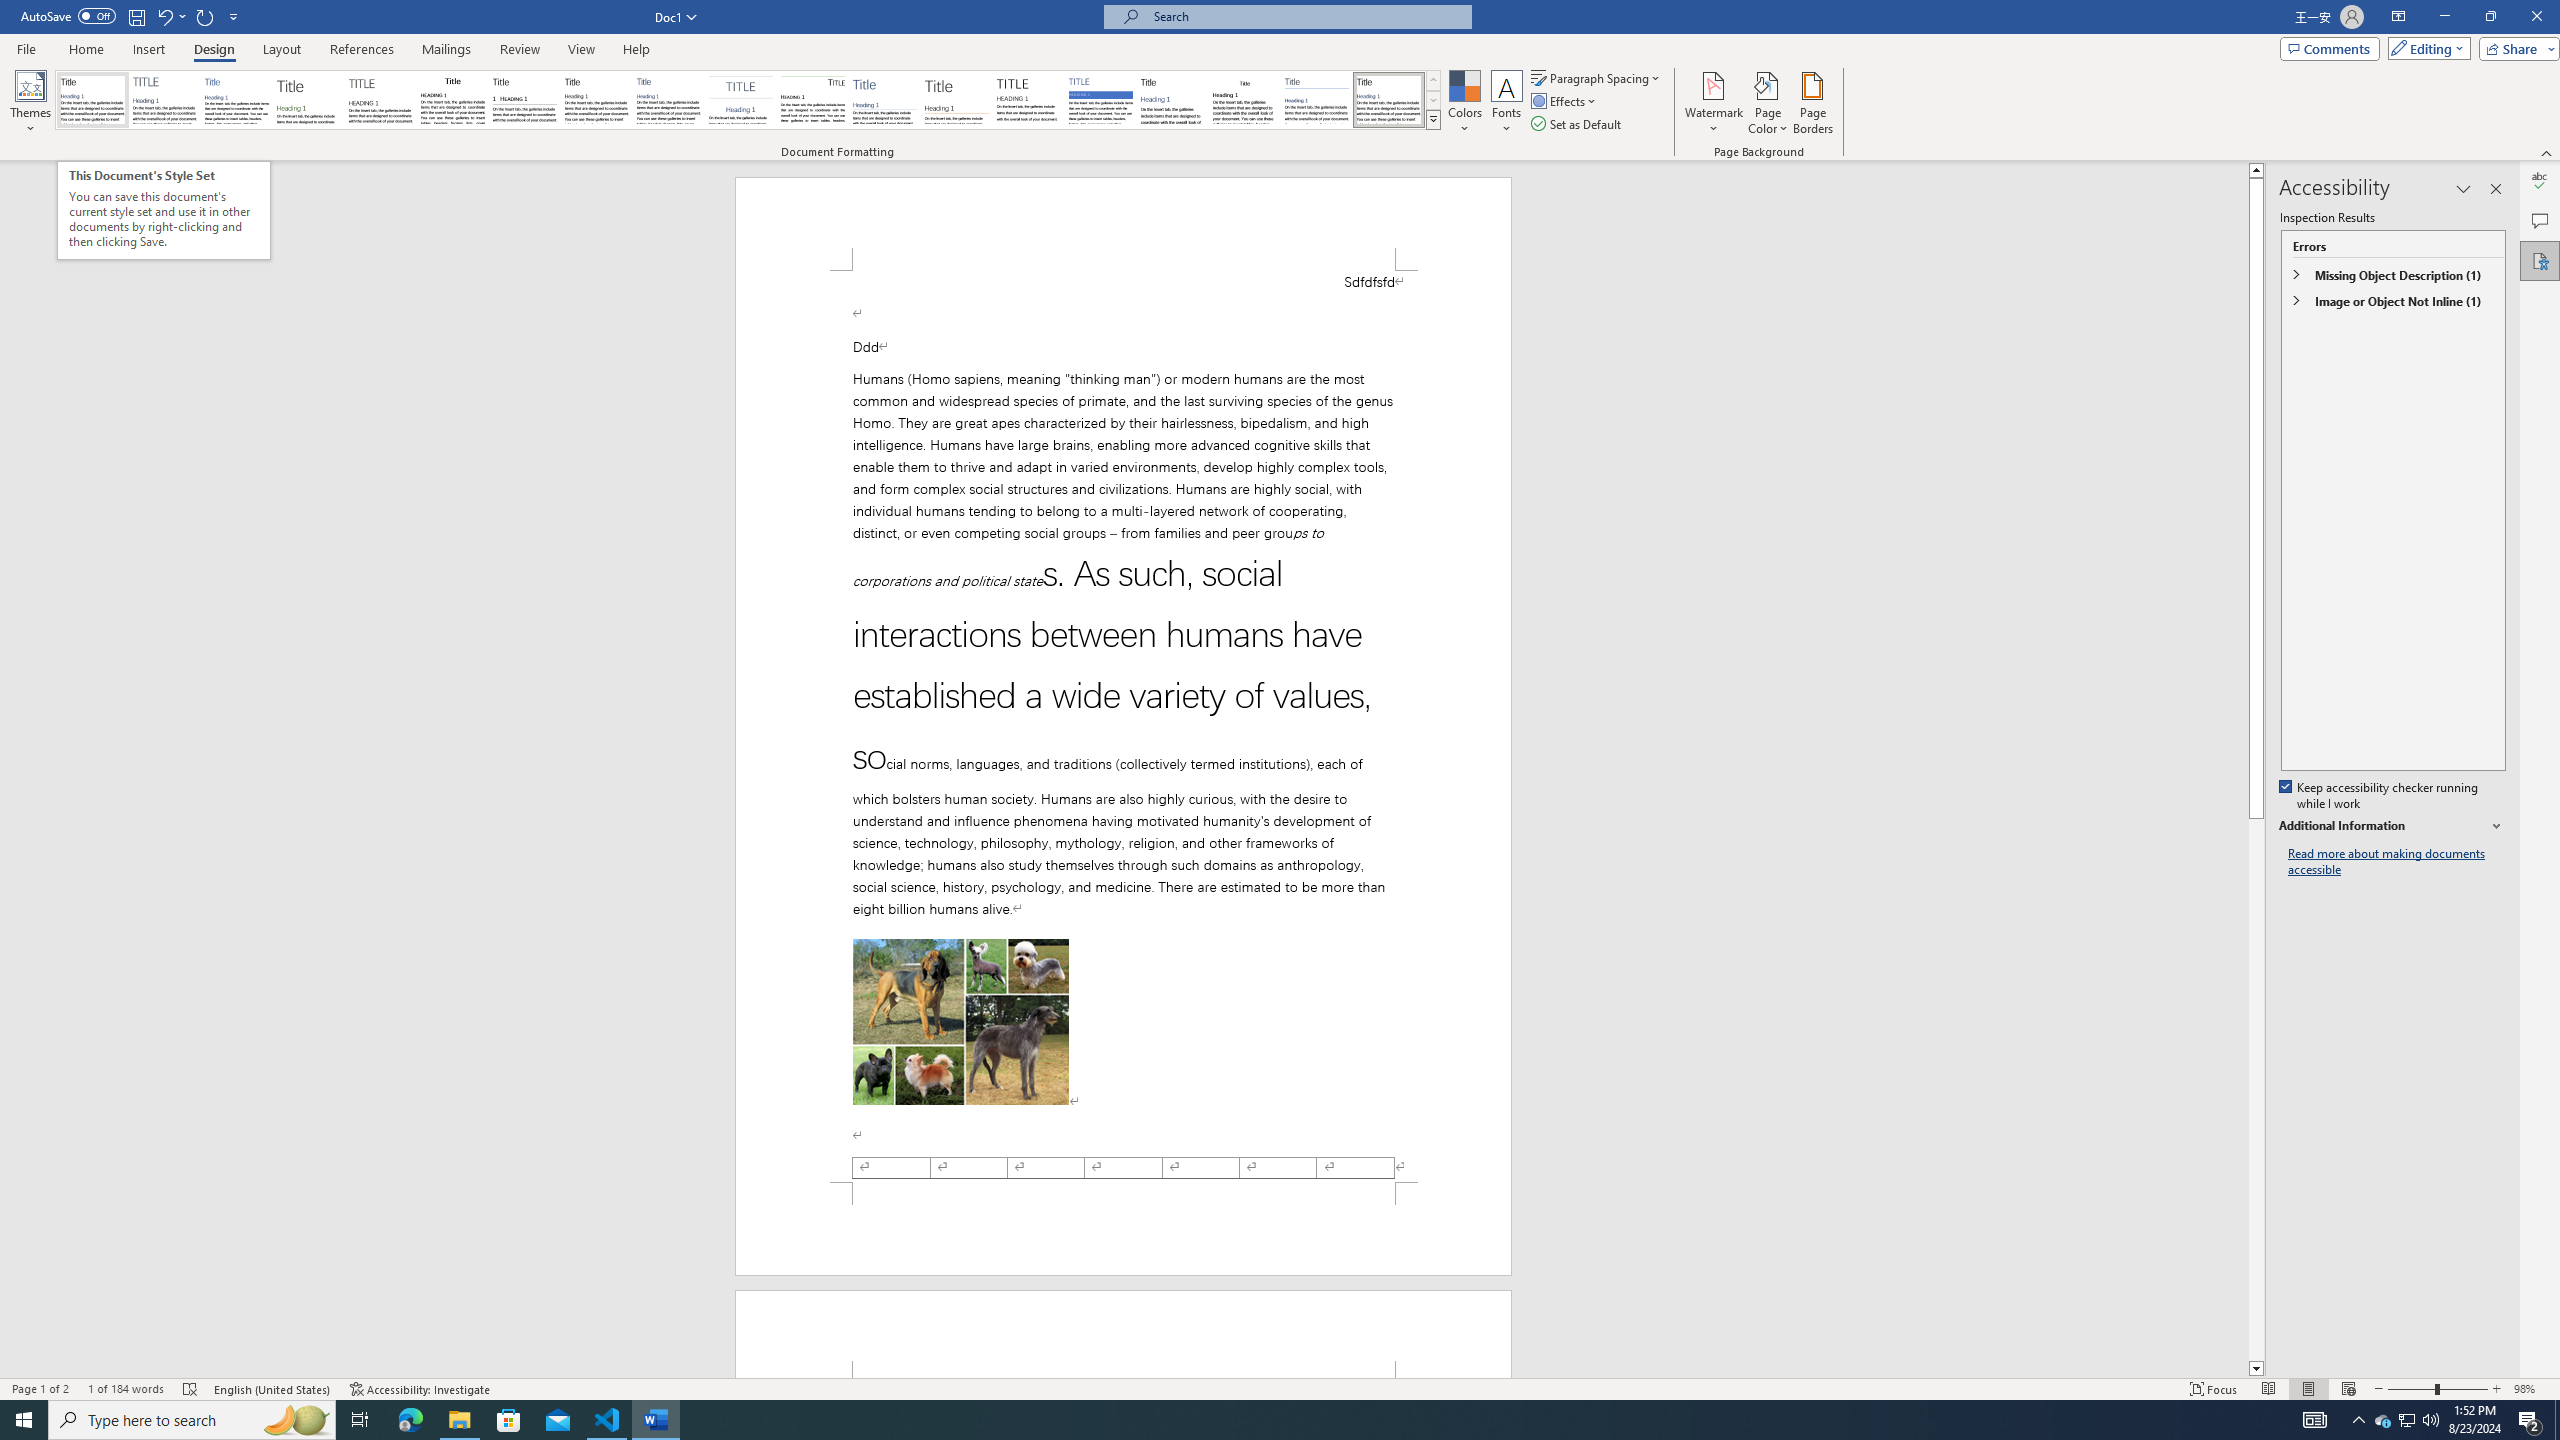 The height and width of the screenshot is (1440, 2560). What do you see at coordinates (1100, 99) in the screenshot?
I see `'Shaded'` at bounding box center [1100, 99].